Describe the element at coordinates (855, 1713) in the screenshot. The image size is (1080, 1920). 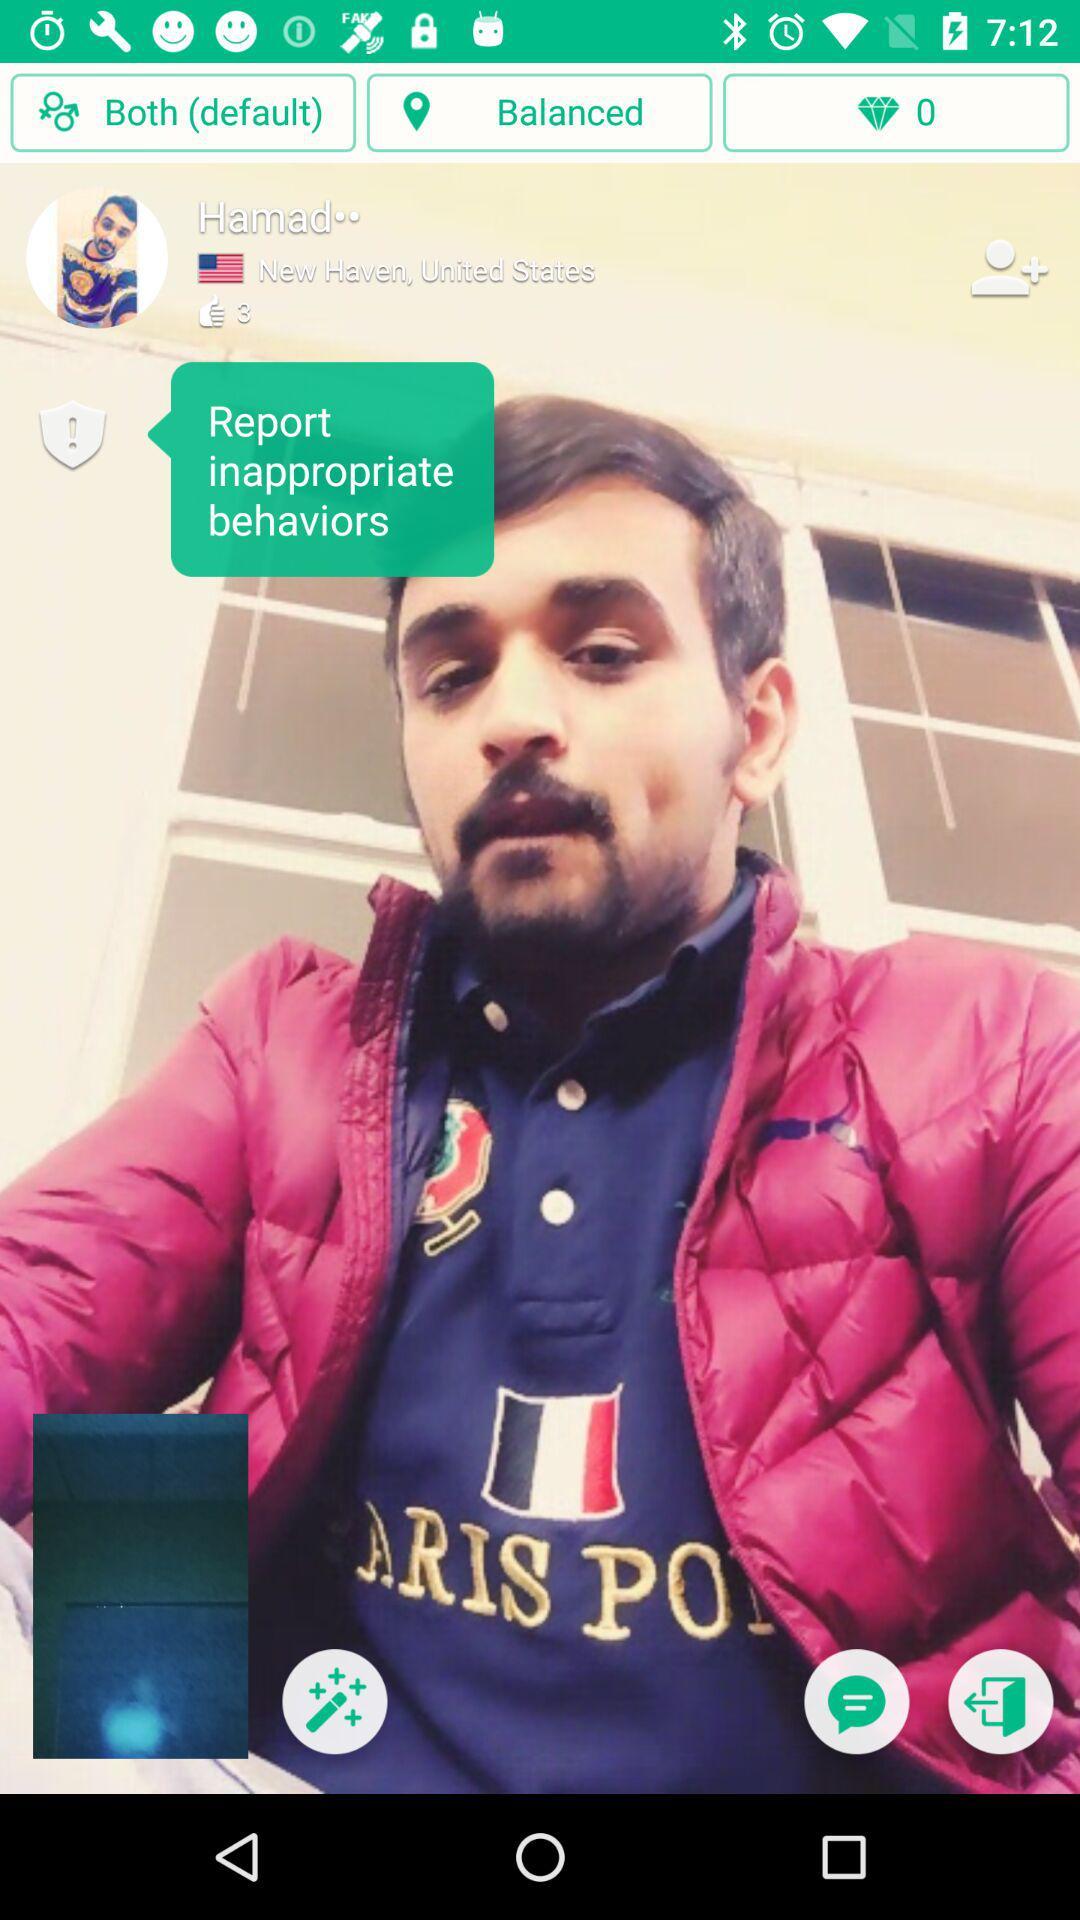
I see `open keyboard` at that location.